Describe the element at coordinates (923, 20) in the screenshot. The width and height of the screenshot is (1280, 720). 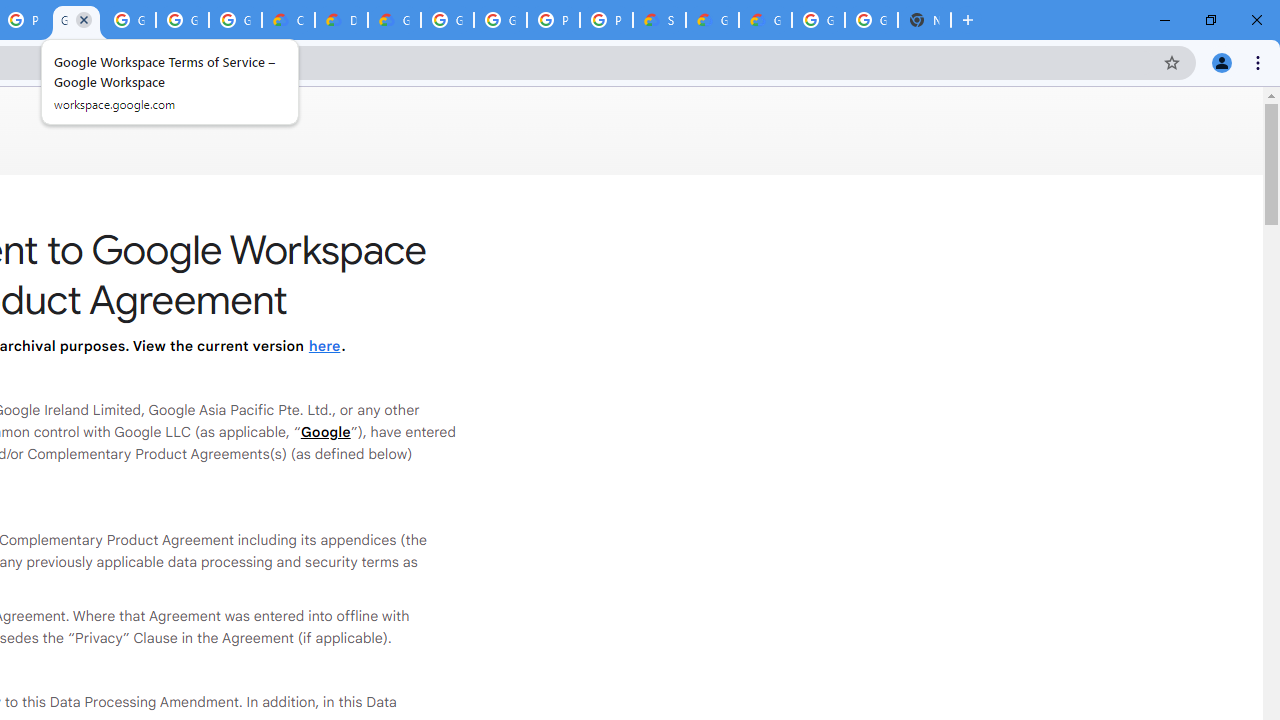
I see `'New Tab'` at that location.